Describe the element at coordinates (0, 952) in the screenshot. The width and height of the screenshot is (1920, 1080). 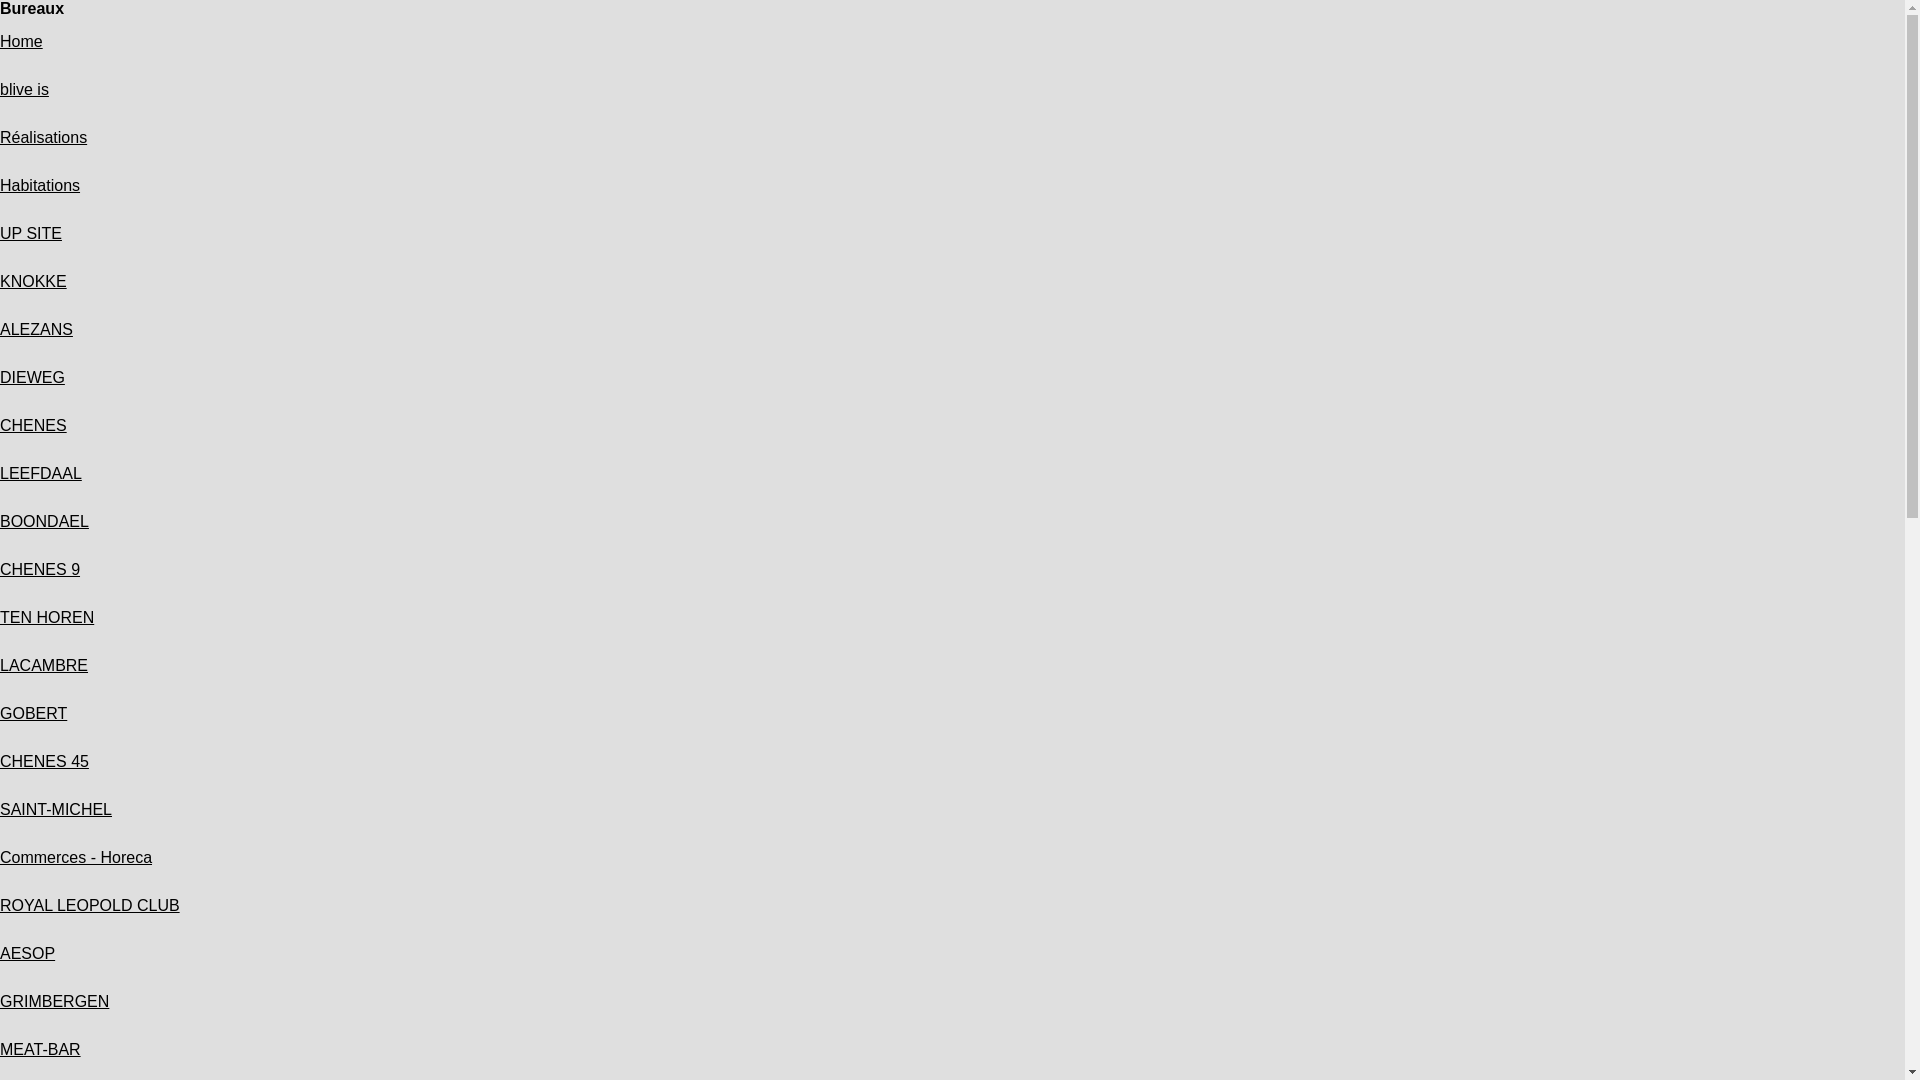
I see `'AESOP'` at that location.